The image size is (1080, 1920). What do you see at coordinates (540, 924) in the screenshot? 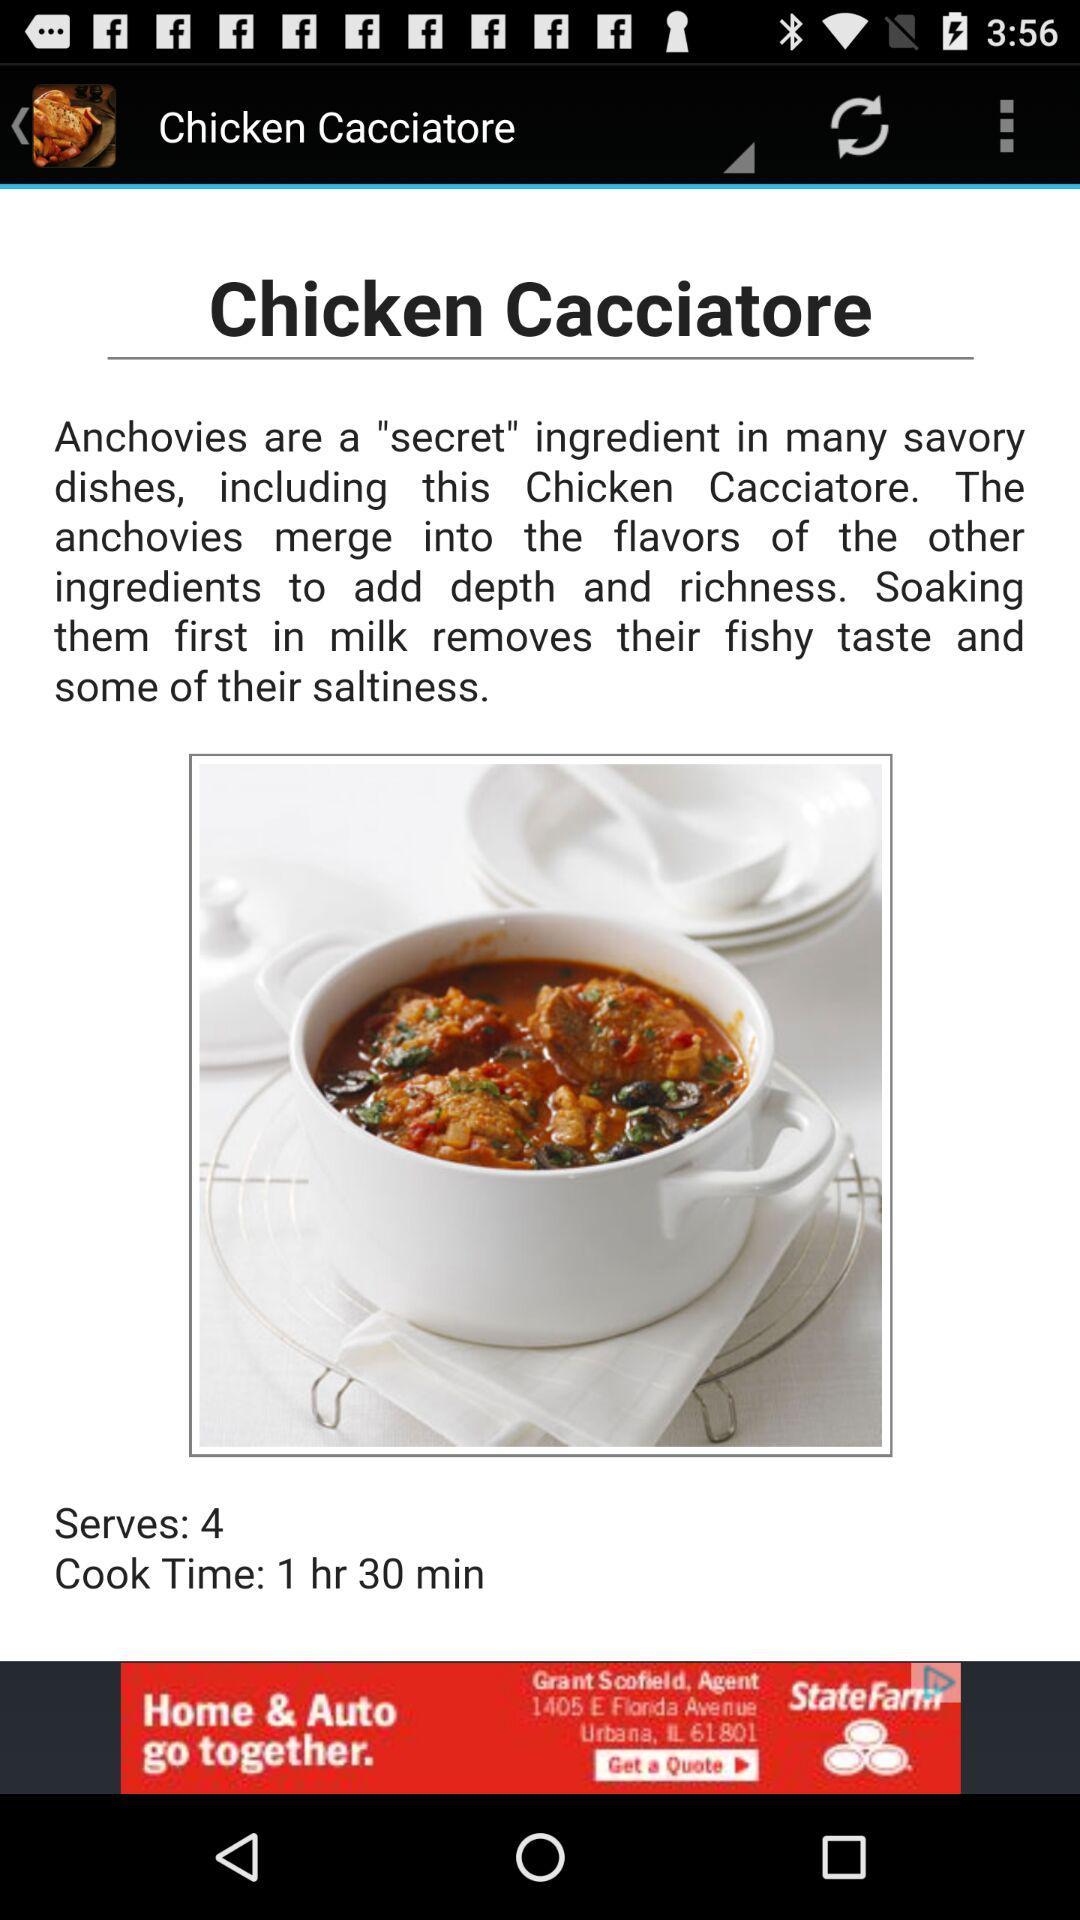
I see `page information` at bounding box center [540, 924].